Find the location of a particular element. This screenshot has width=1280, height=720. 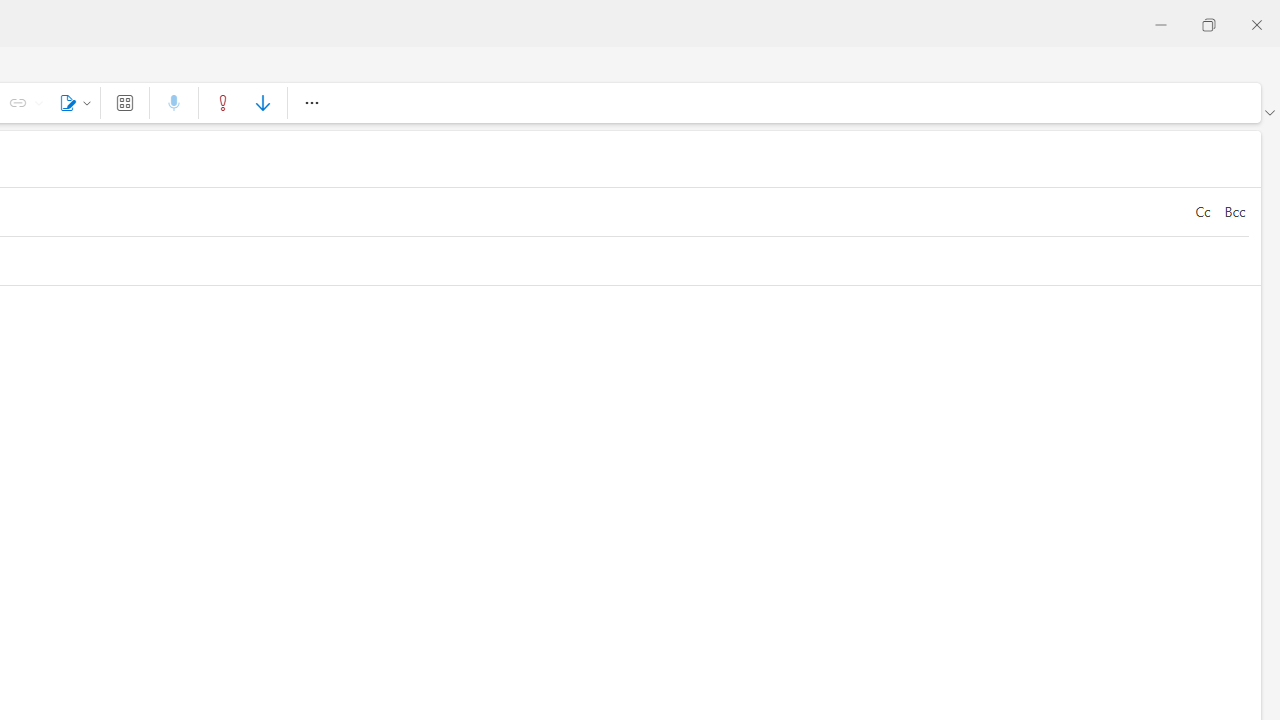

'Bcc' is located at coordinates (1233, 212).